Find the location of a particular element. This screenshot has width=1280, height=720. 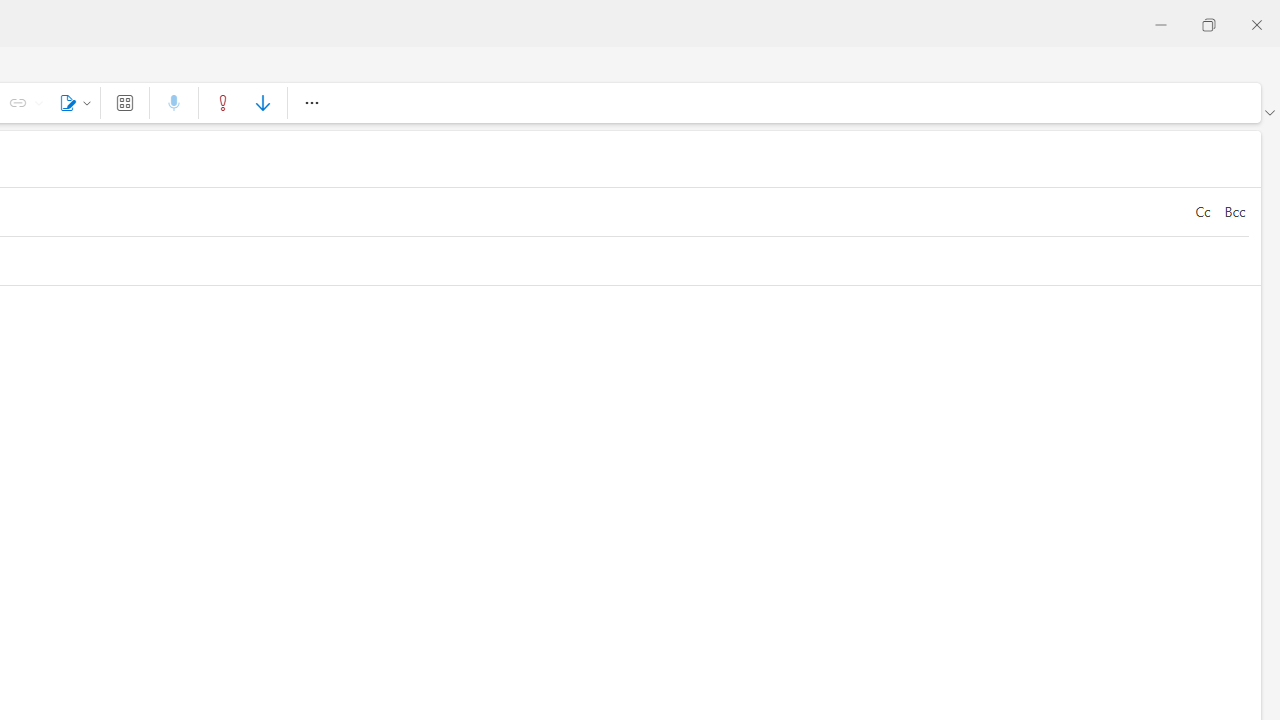

'Bcc' is located at coordinates (1233, 212).